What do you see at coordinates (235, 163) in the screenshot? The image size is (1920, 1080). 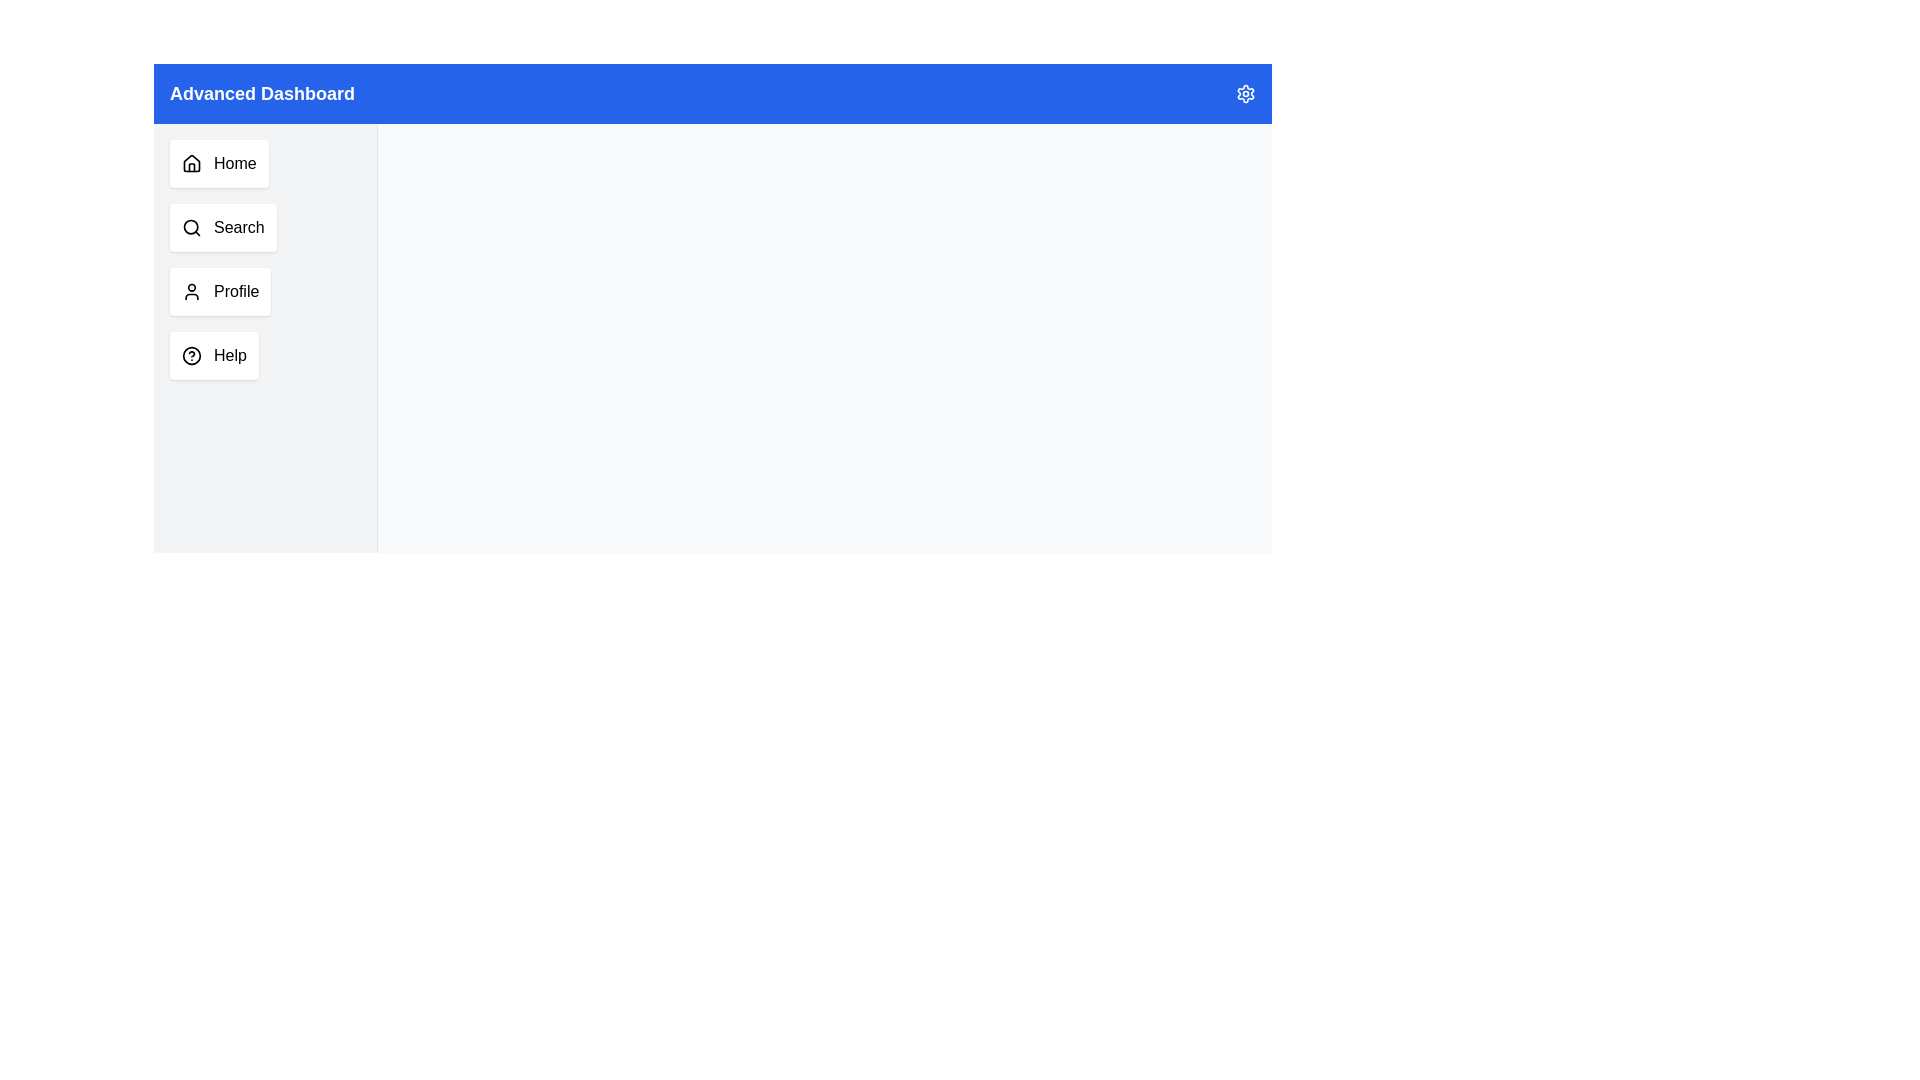 I see `the 'Home' text label located within the vertical menu on the left side of the interface, which allows users` at bounding box center [235, 163].